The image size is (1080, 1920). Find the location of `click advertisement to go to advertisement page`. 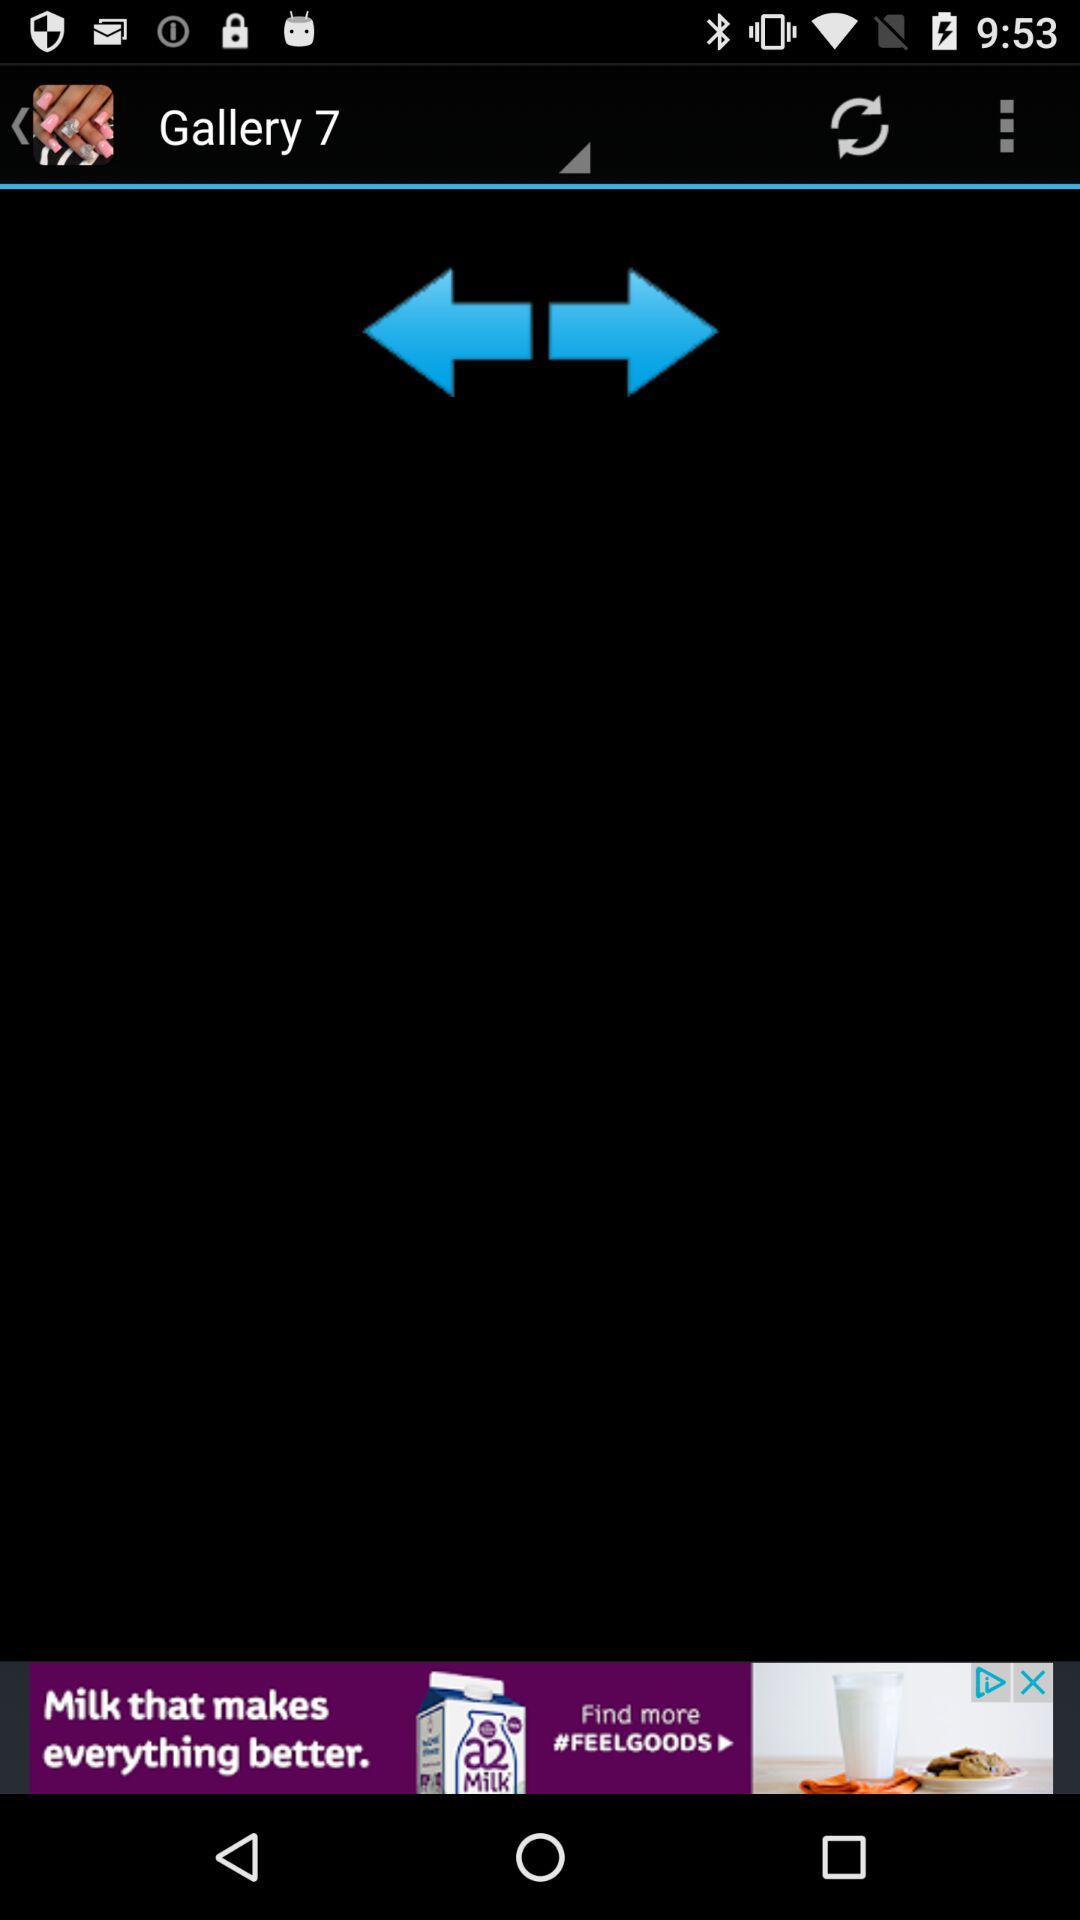

click advertisement to go to advertisement page is located at coordinates (540, 1727).